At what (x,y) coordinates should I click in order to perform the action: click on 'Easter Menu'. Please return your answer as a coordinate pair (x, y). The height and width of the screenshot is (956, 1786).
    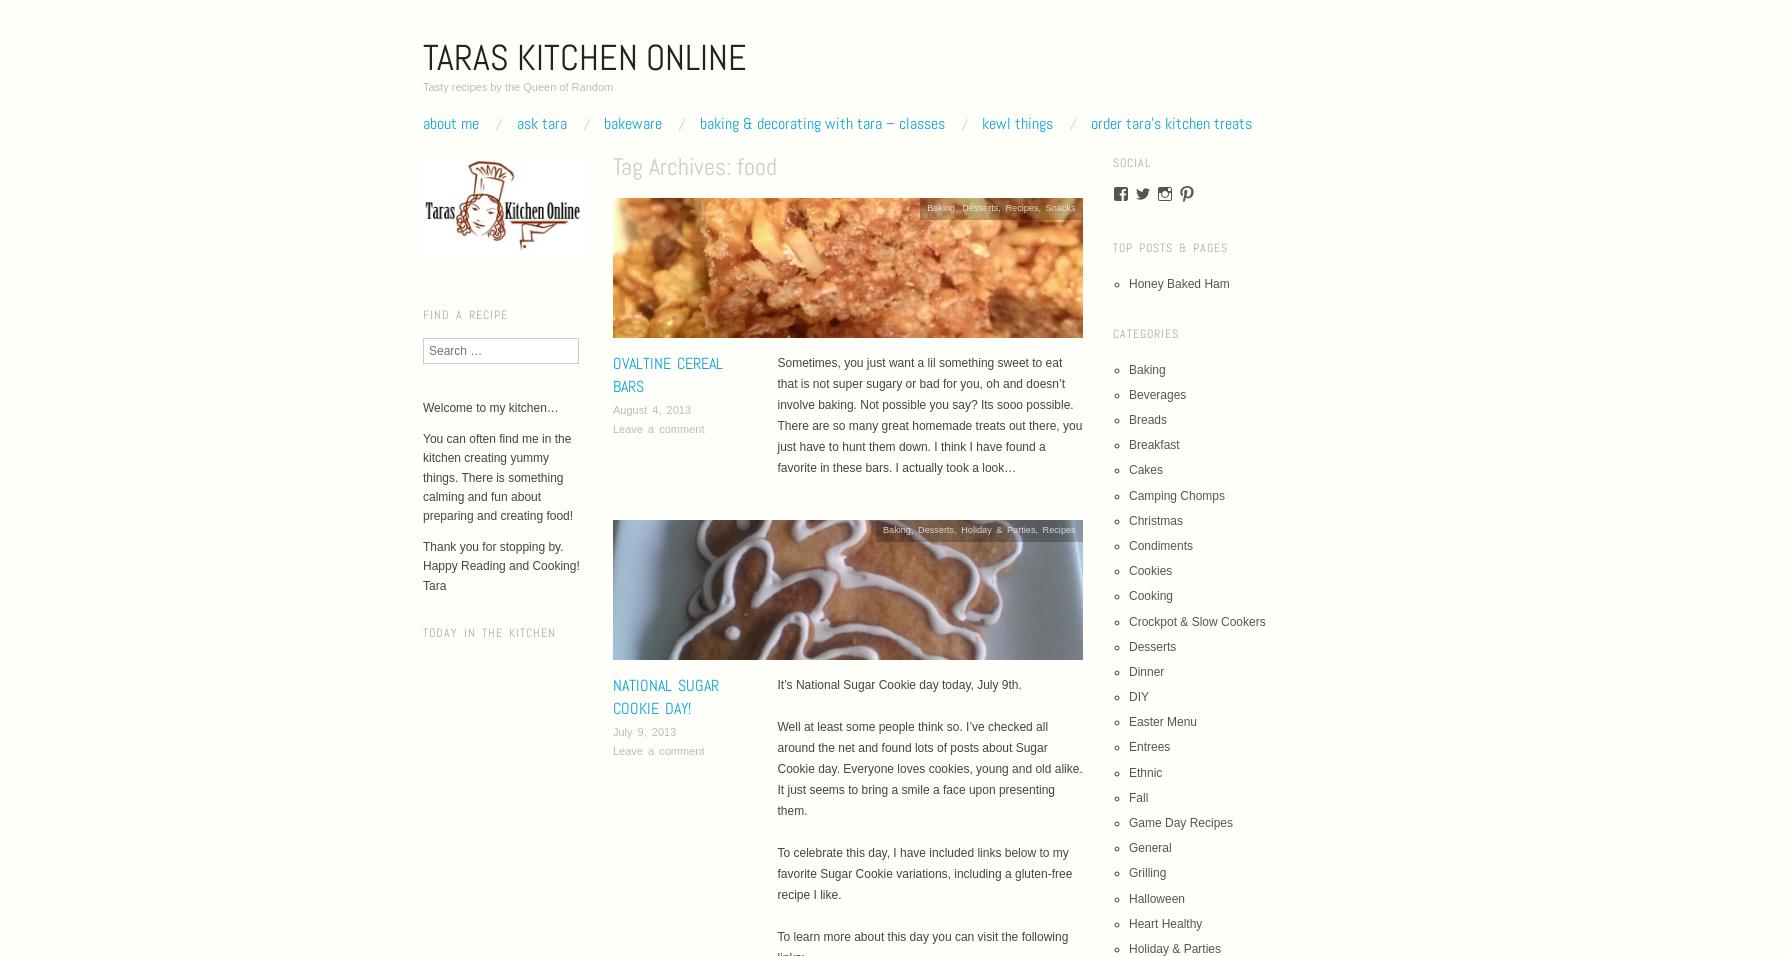
    Looking at the image, I should click on (1162, 720).